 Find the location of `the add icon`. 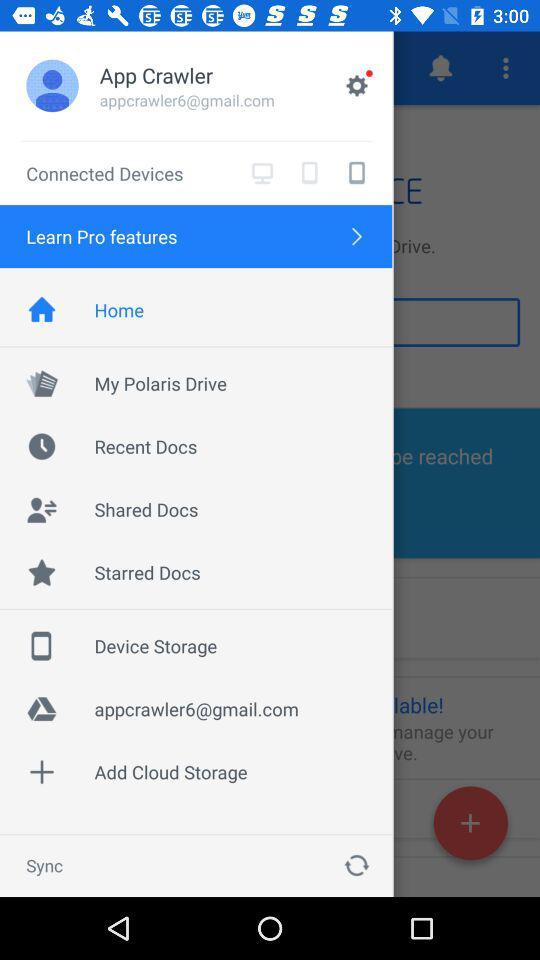

the add icon is located at coordinates (470, 827).